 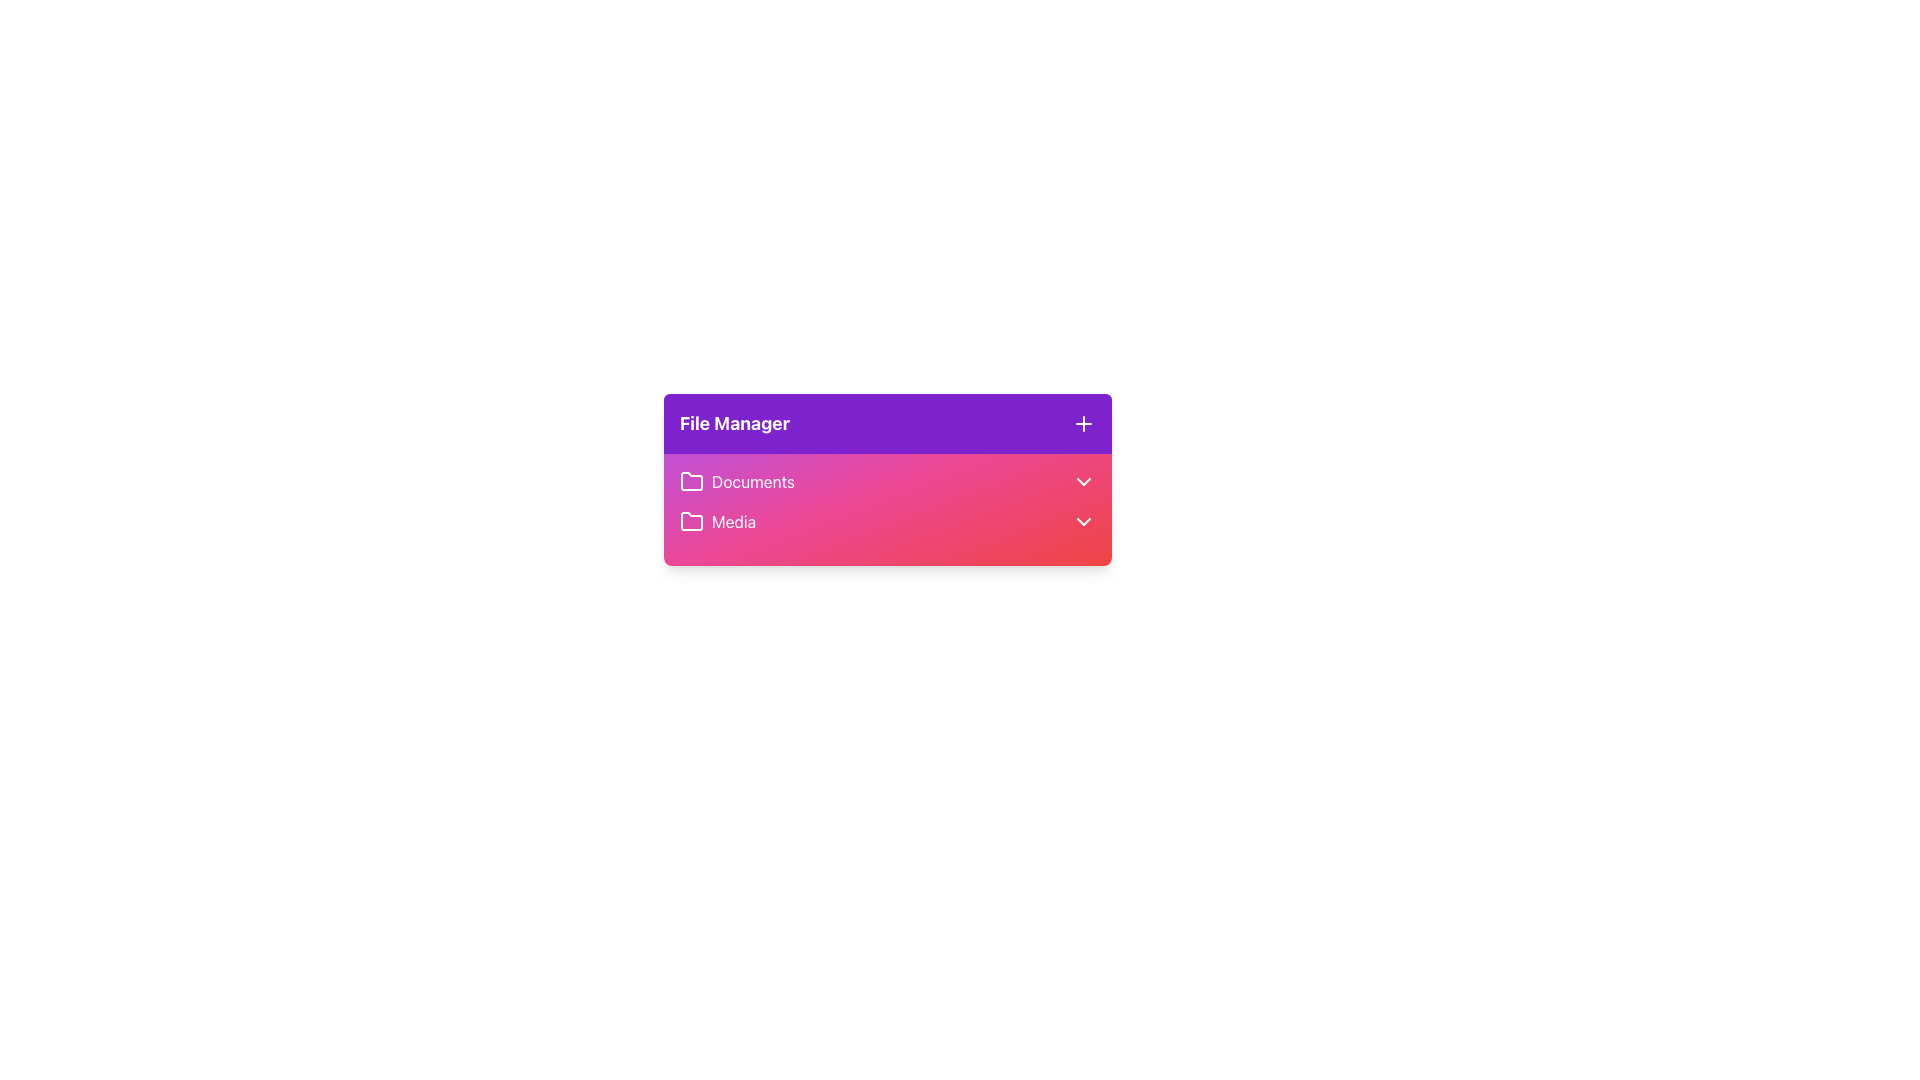 I want to click on the 'Documents' icon in the File Manager card, so click(x=691, y=481).